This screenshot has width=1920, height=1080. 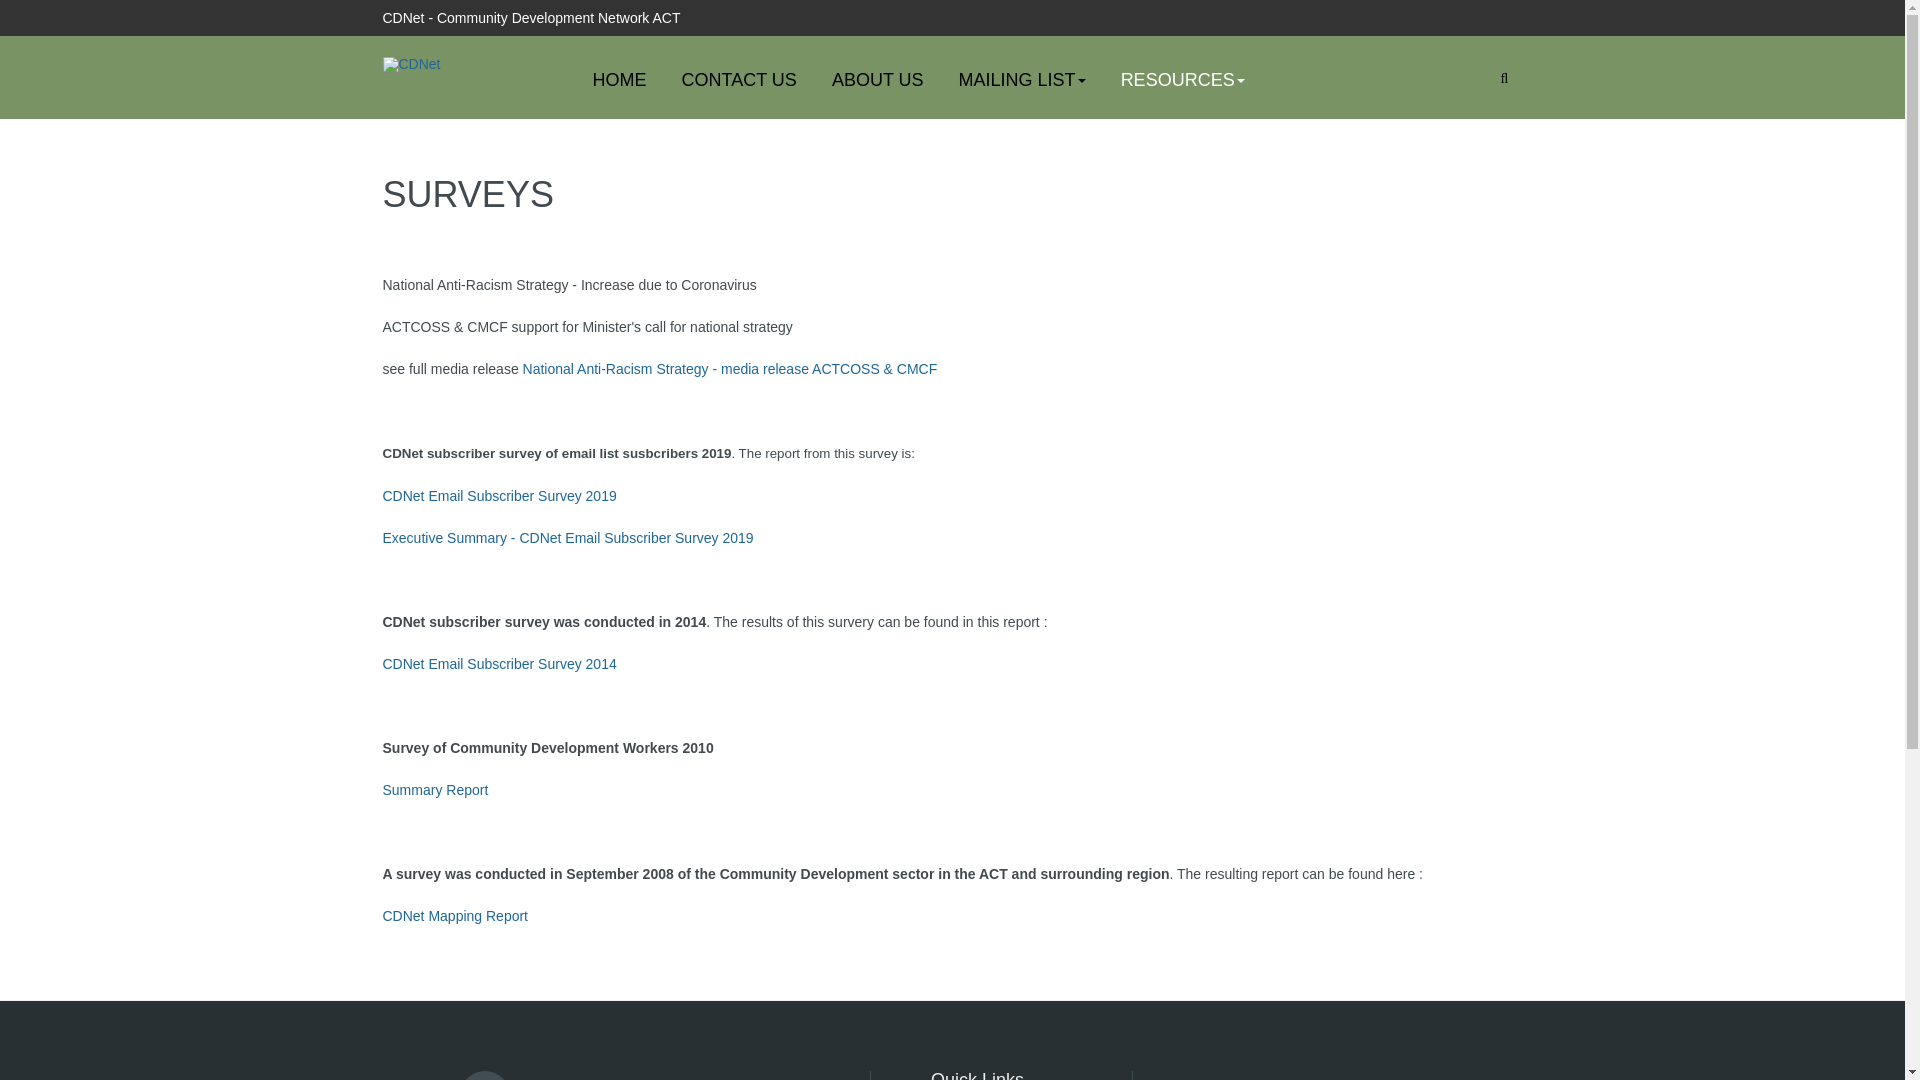 I want to click on 'CDNet Mapping Report', so click(x=454, y=915).